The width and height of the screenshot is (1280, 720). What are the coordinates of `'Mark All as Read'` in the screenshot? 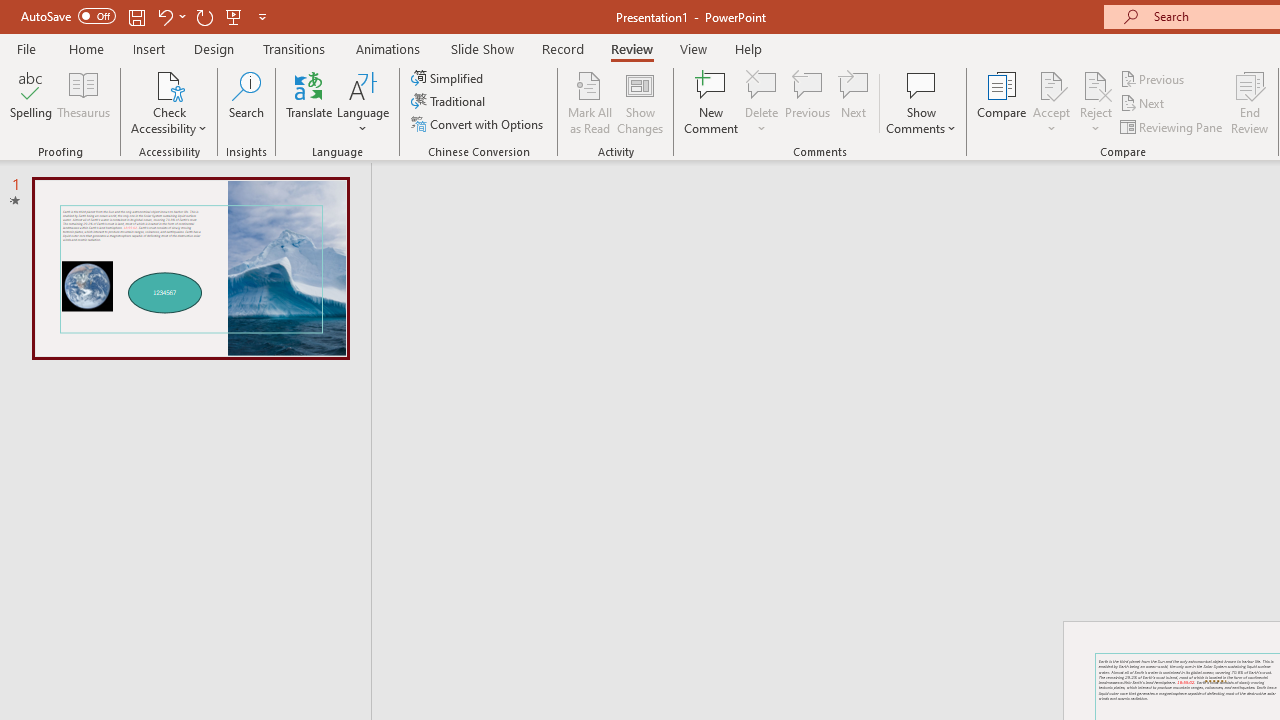 It's located at (589, 103).